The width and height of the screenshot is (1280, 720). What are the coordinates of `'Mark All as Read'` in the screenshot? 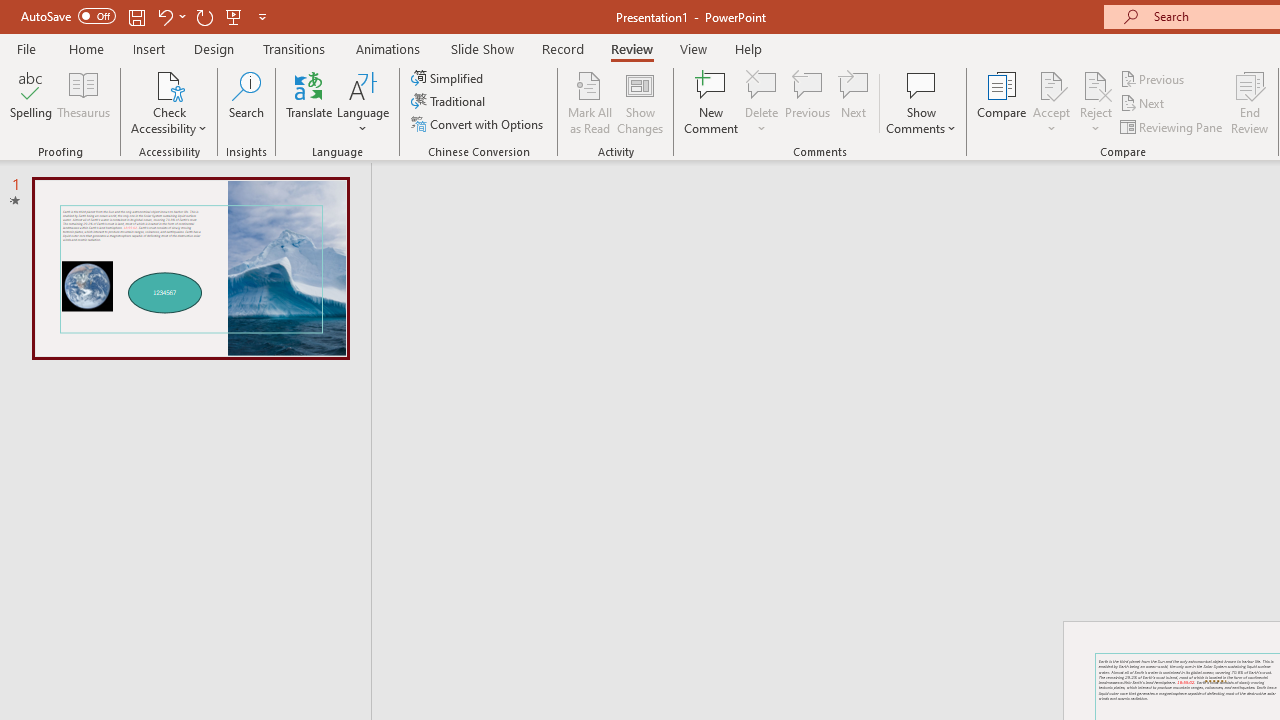 It's located at (589, 103).